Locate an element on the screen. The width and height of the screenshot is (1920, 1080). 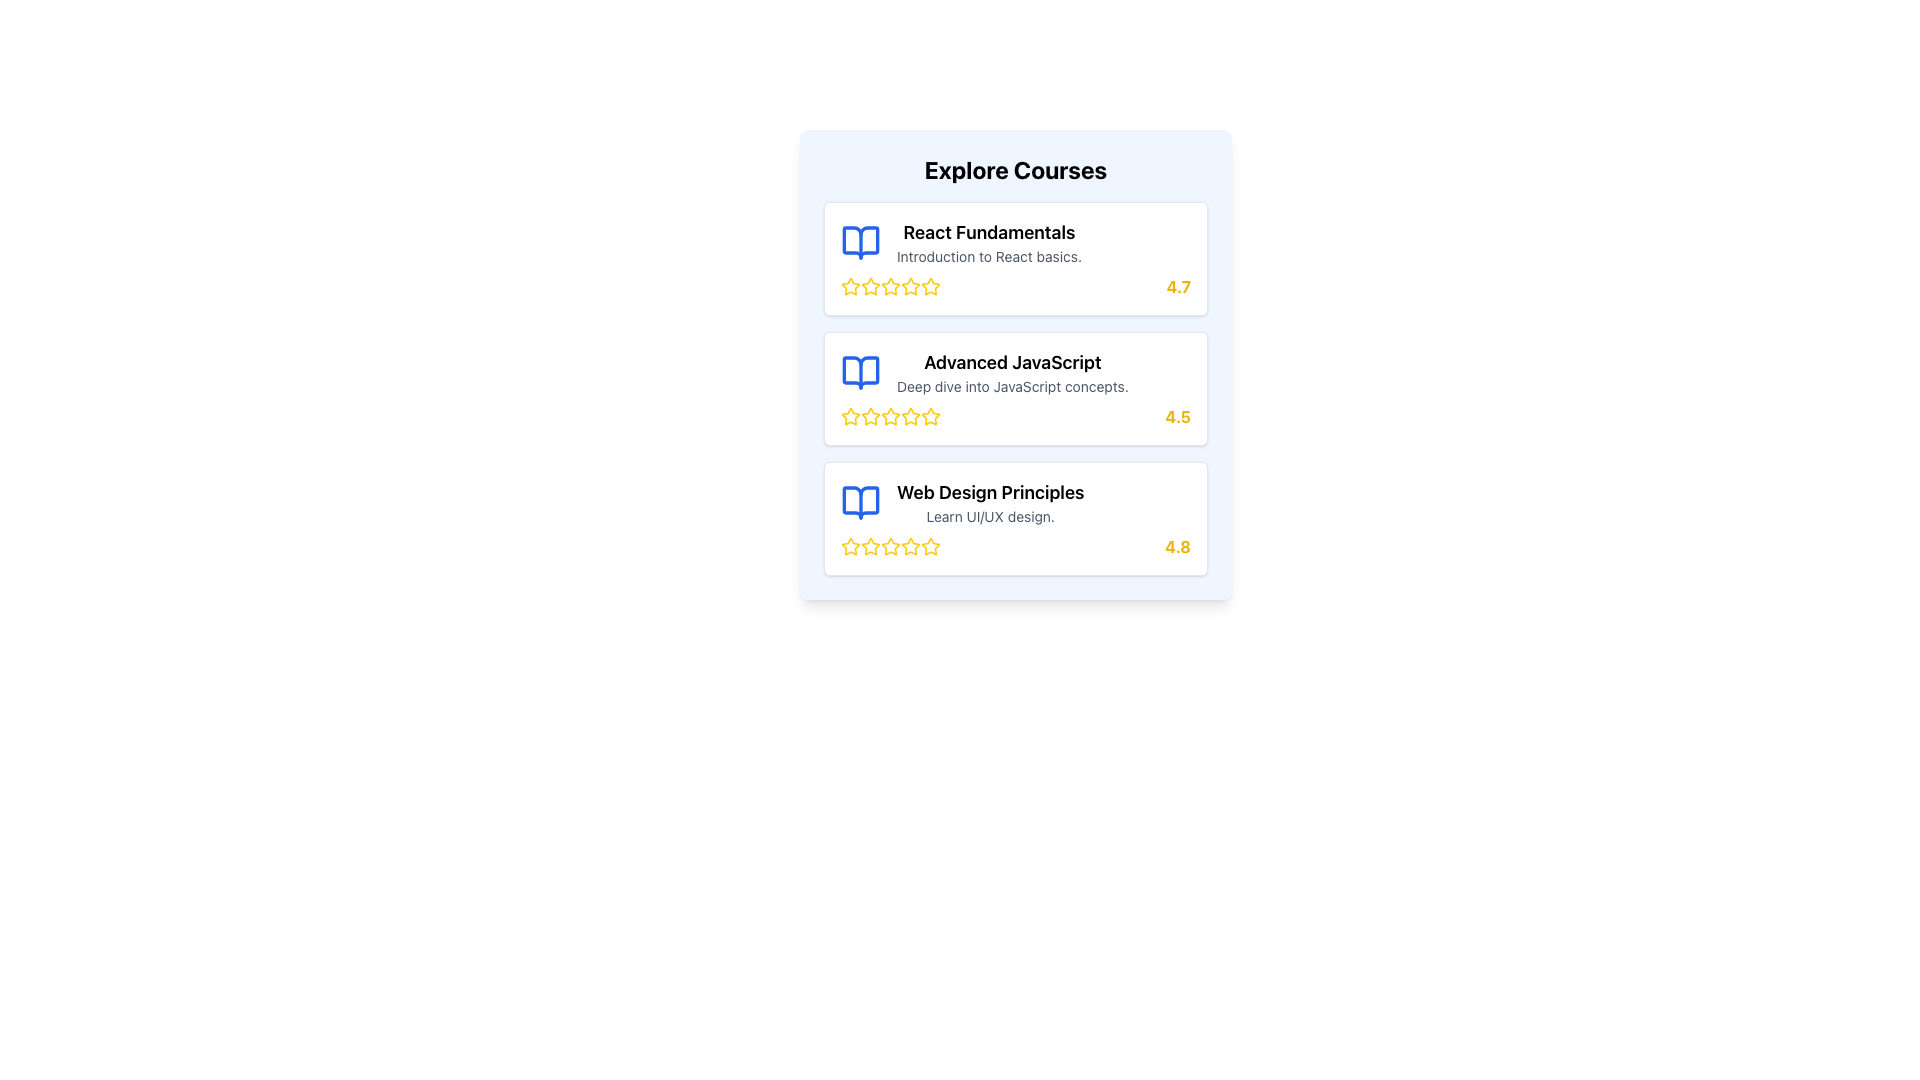
the first yellow outlined star icon in the rating system of the 'React Fundamentals' course is located at coordinates (869, 285).